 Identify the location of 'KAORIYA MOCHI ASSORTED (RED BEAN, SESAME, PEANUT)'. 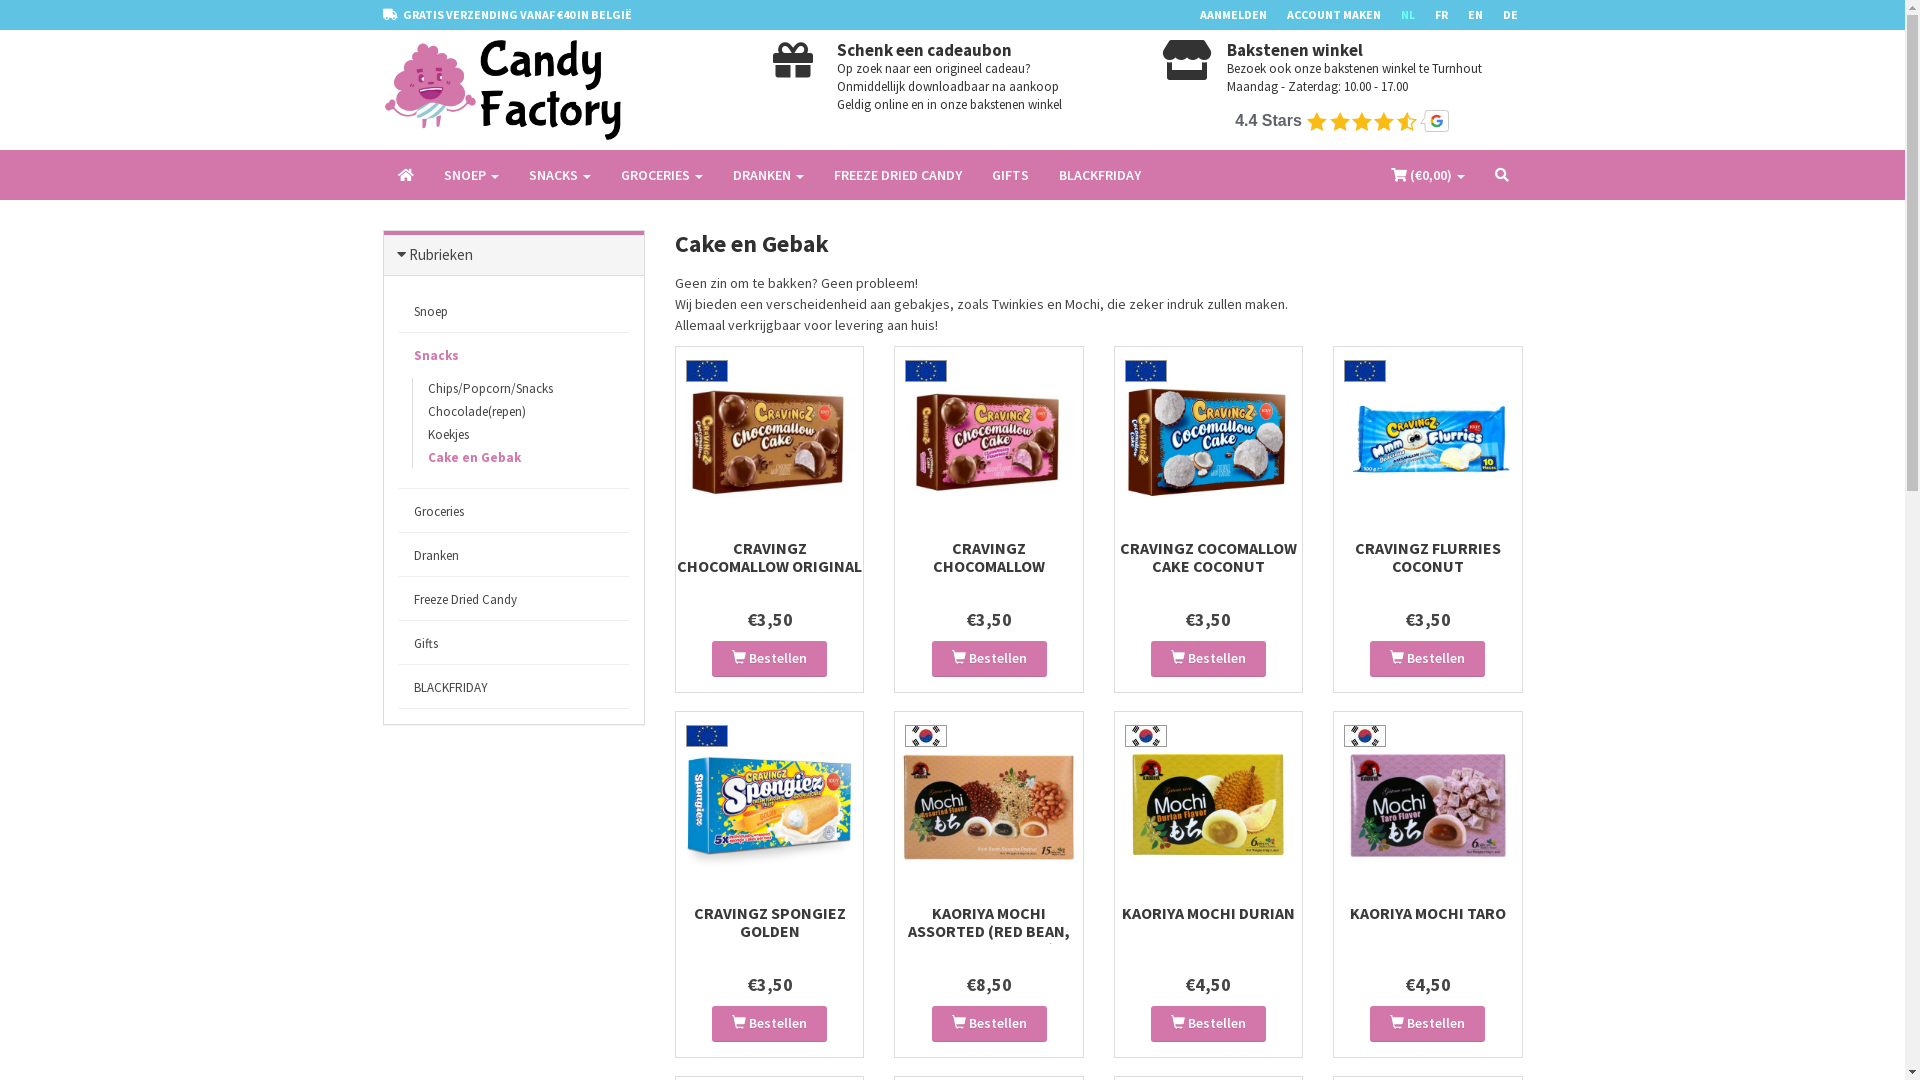
(988, 930).